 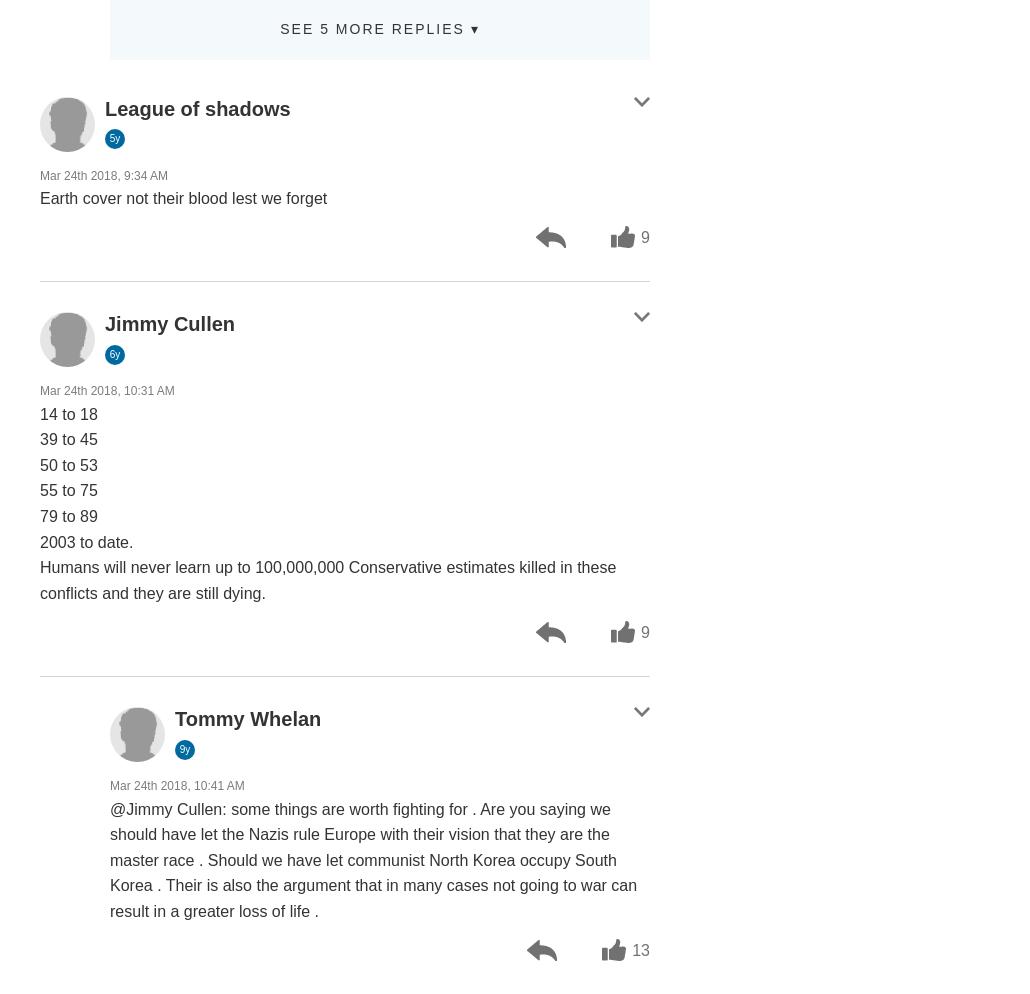 I want to click on 'Tommy Whelan', so click(x=248, y=718).